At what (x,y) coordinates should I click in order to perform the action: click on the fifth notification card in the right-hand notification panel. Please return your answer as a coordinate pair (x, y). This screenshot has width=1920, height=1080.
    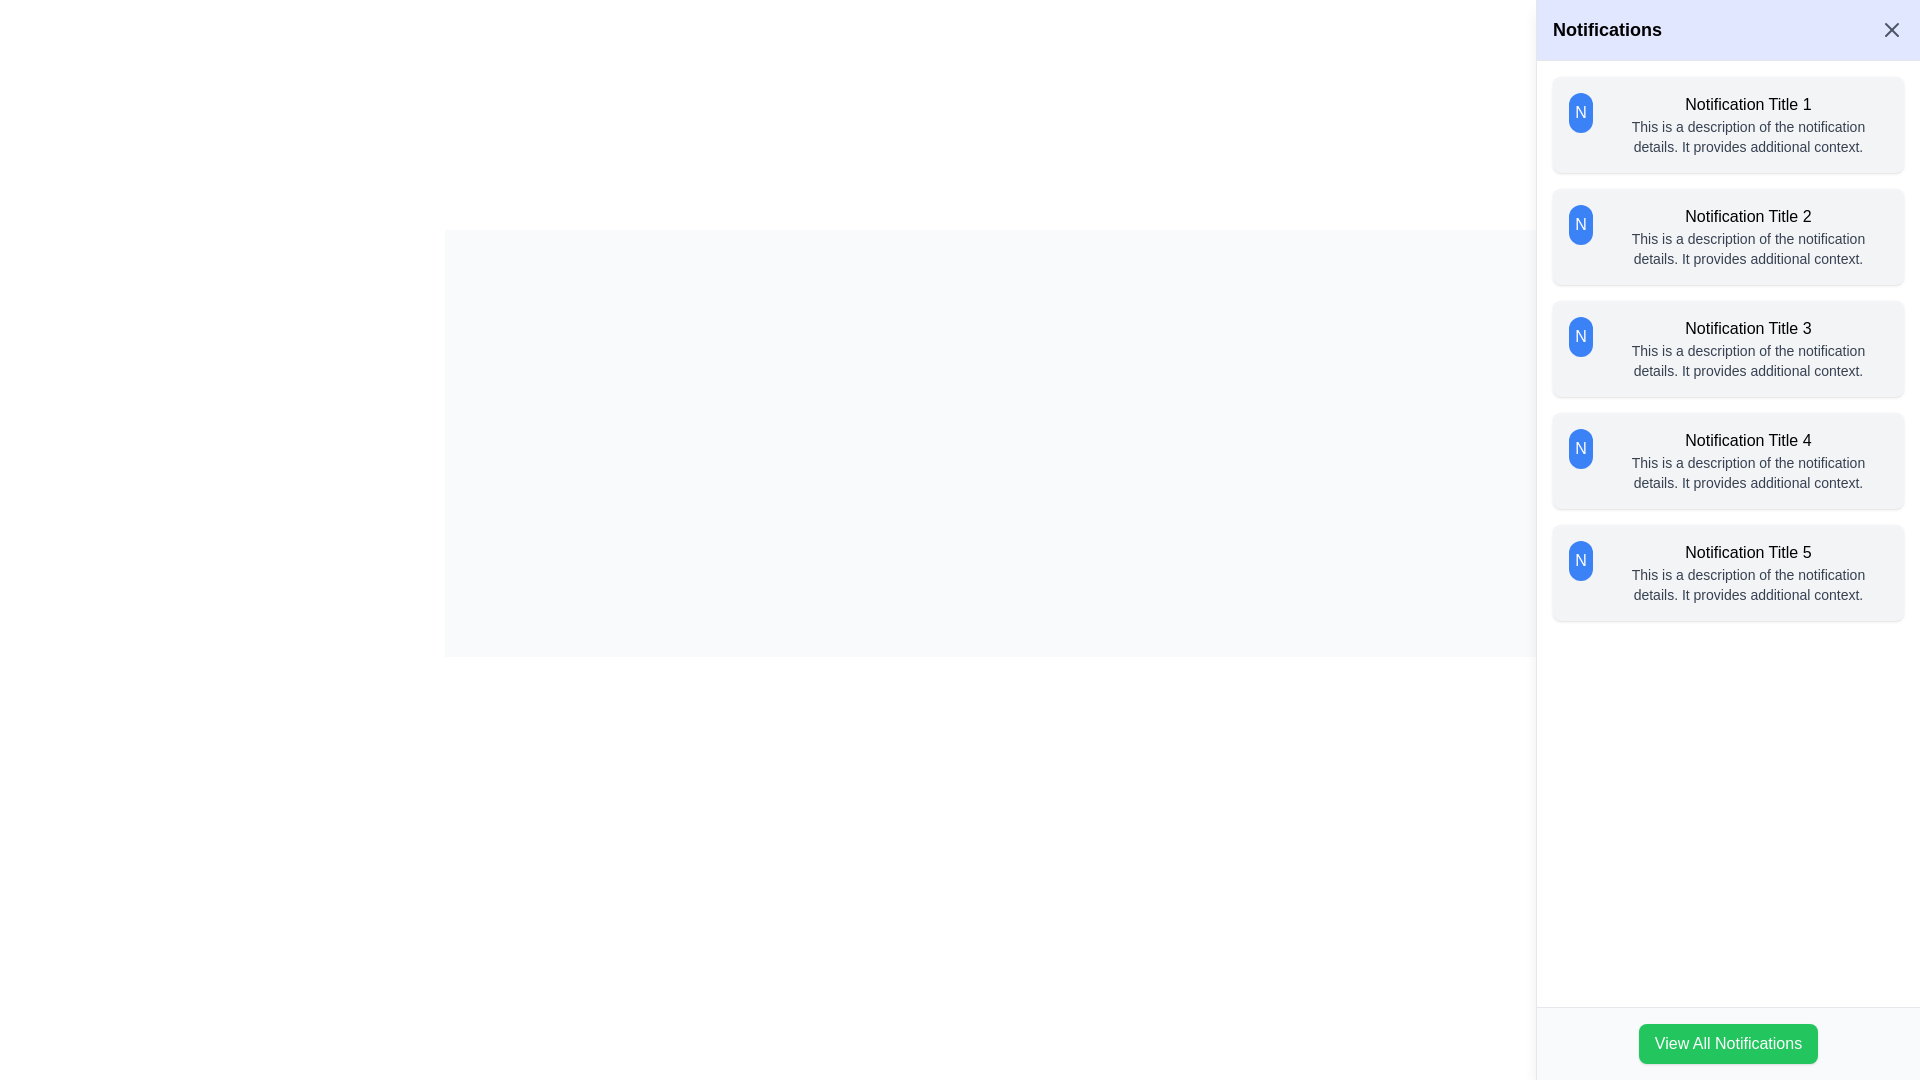
    Looking at the image, I should click on (1727, 573).